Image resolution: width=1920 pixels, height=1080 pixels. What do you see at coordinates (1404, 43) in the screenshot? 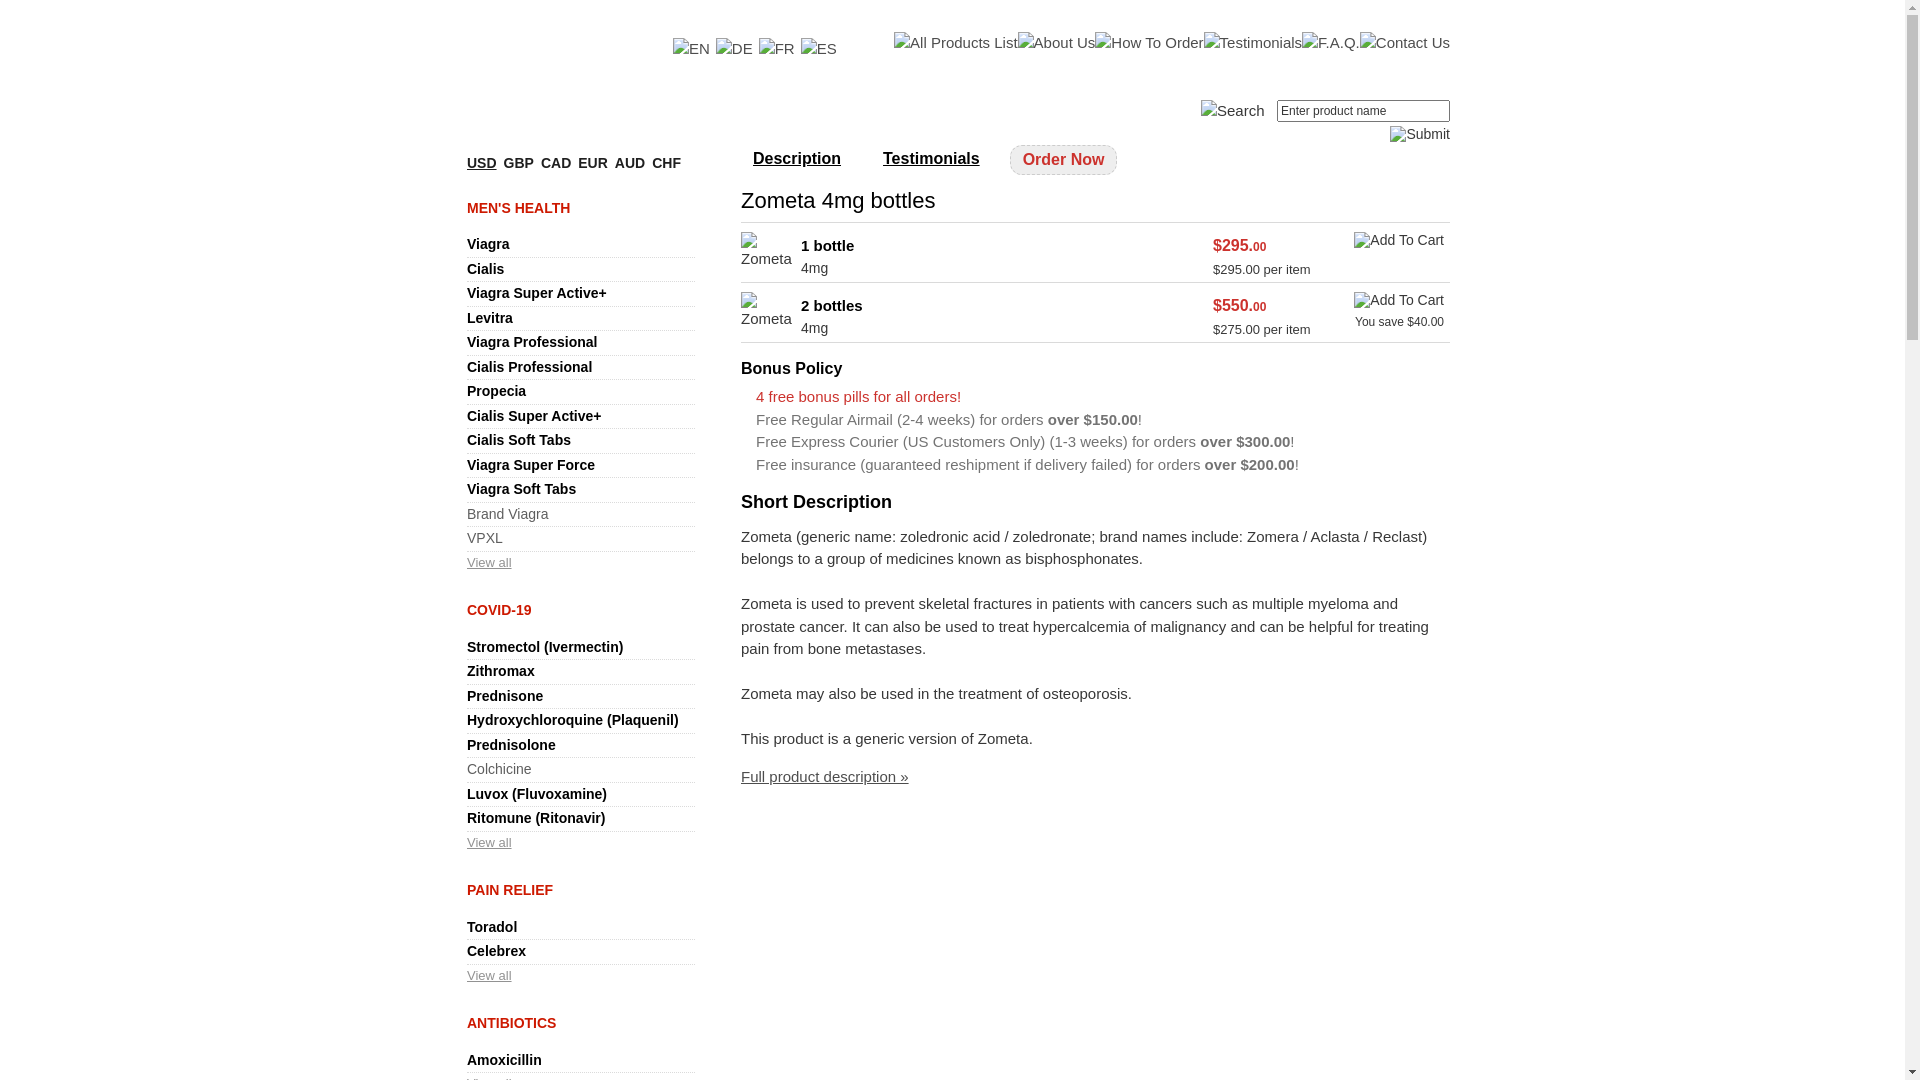
I see `'Contact Us'` at bounding box center [1404, 43].